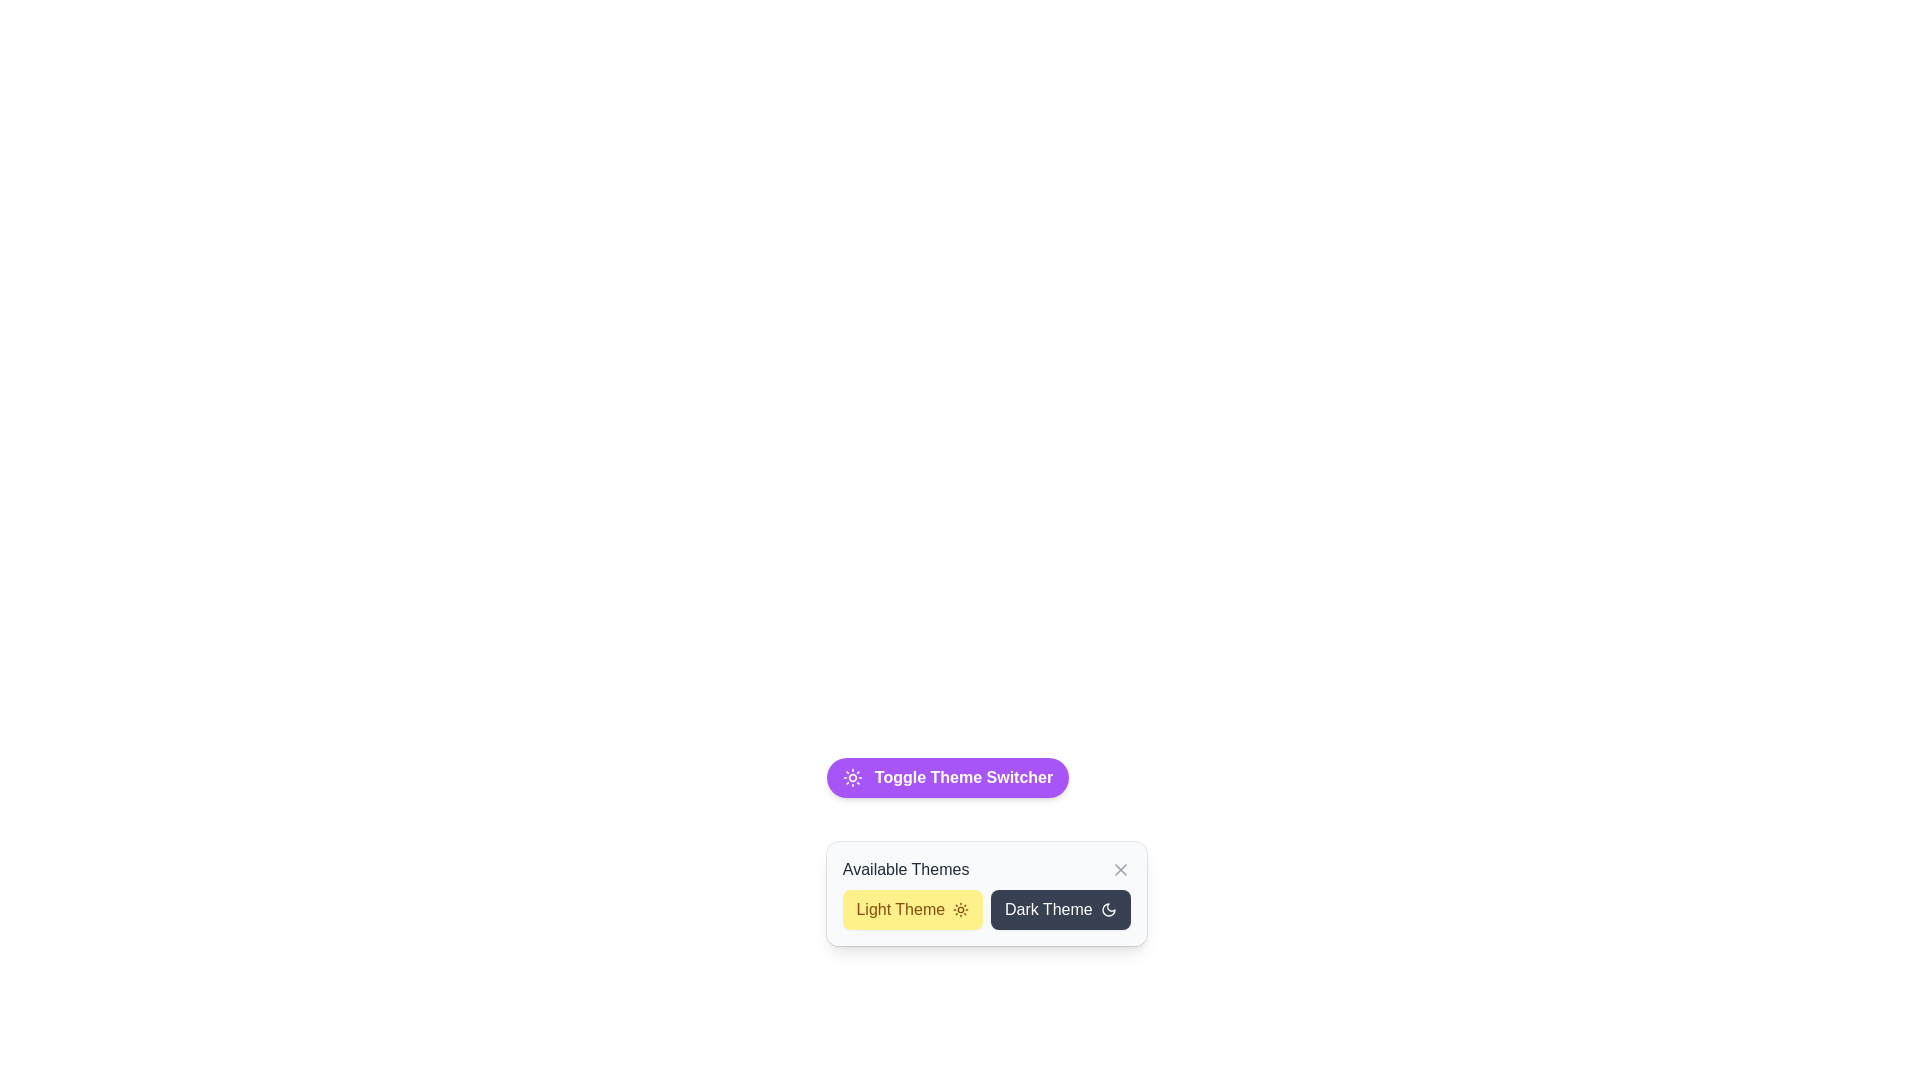  I want to click on text label displaying 'Available Themes' located at the top left of the modal dialog, so click(905, 869).